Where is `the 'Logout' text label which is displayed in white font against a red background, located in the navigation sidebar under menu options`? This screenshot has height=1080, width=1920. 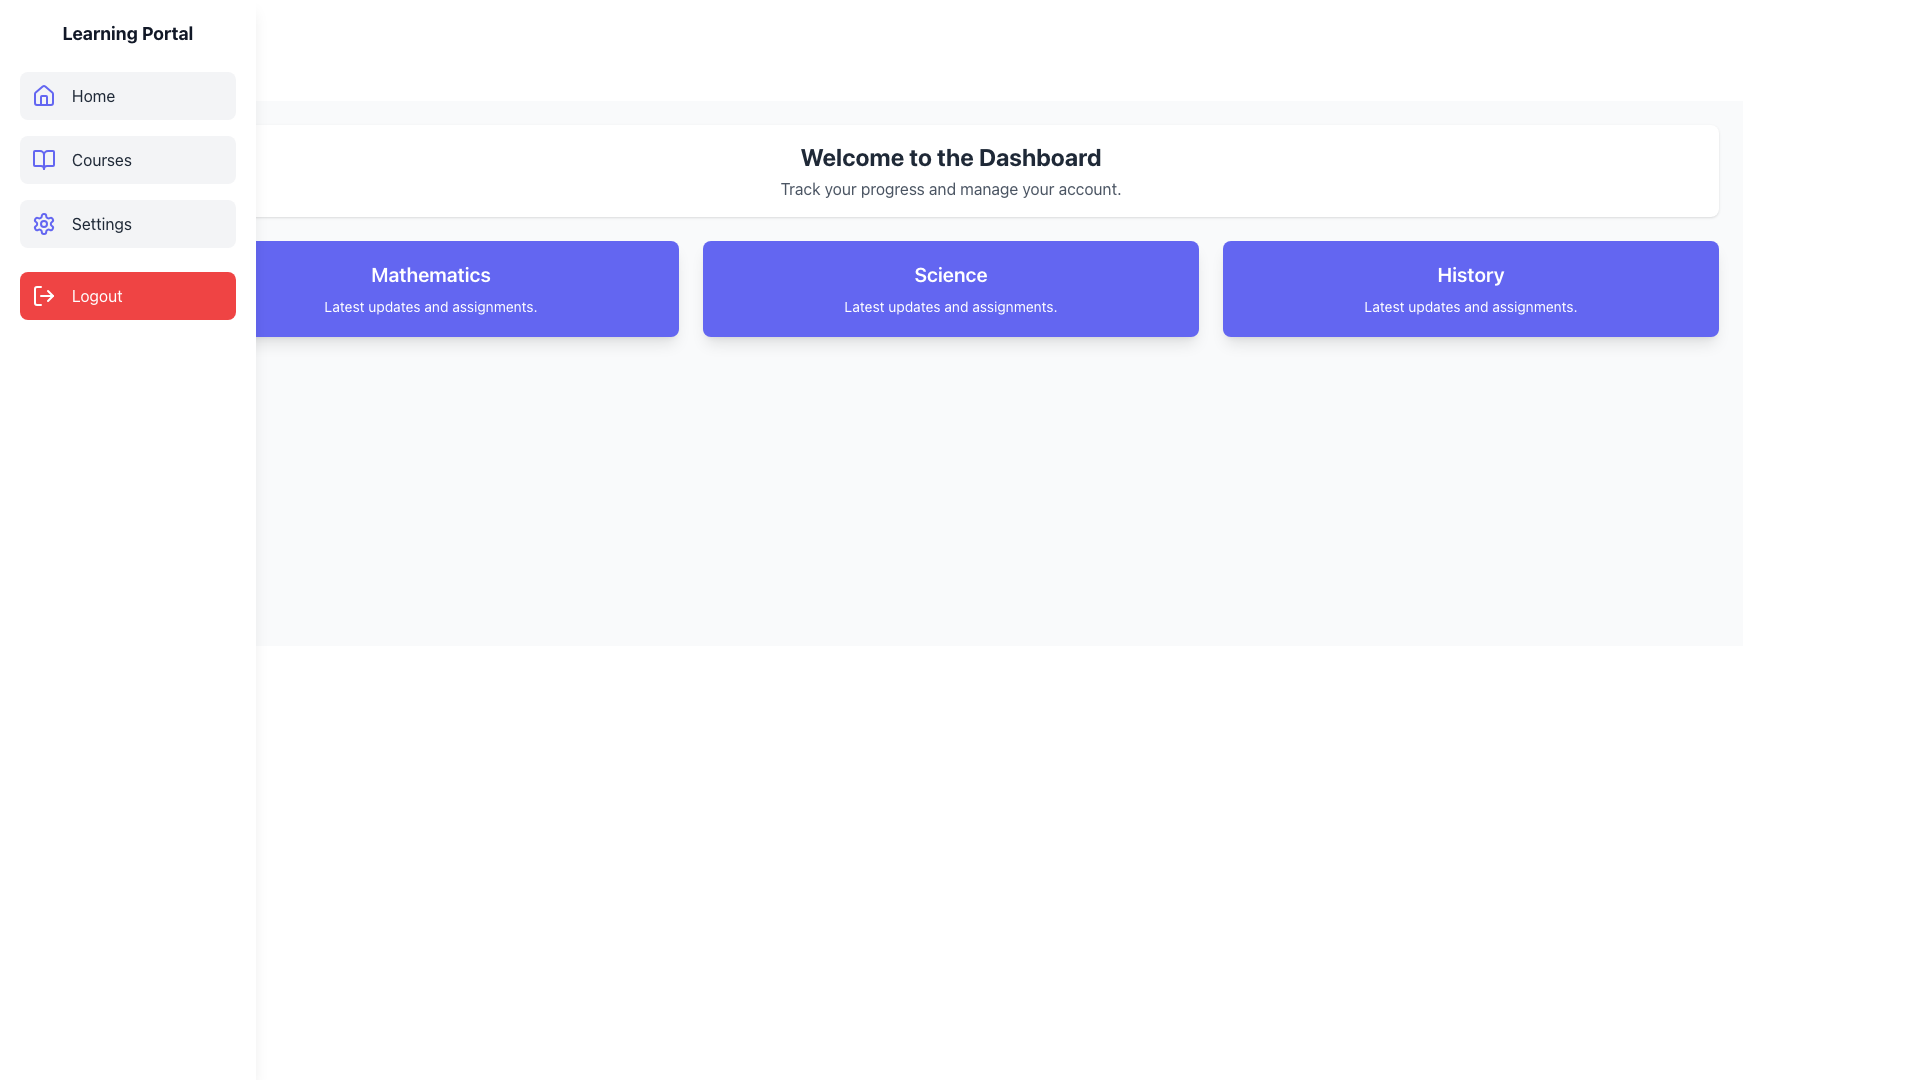
the 'Logout' text label which is displayed in white font against a red background, located in the navigation sidebar under menu options is located at coordinates (96, 296).